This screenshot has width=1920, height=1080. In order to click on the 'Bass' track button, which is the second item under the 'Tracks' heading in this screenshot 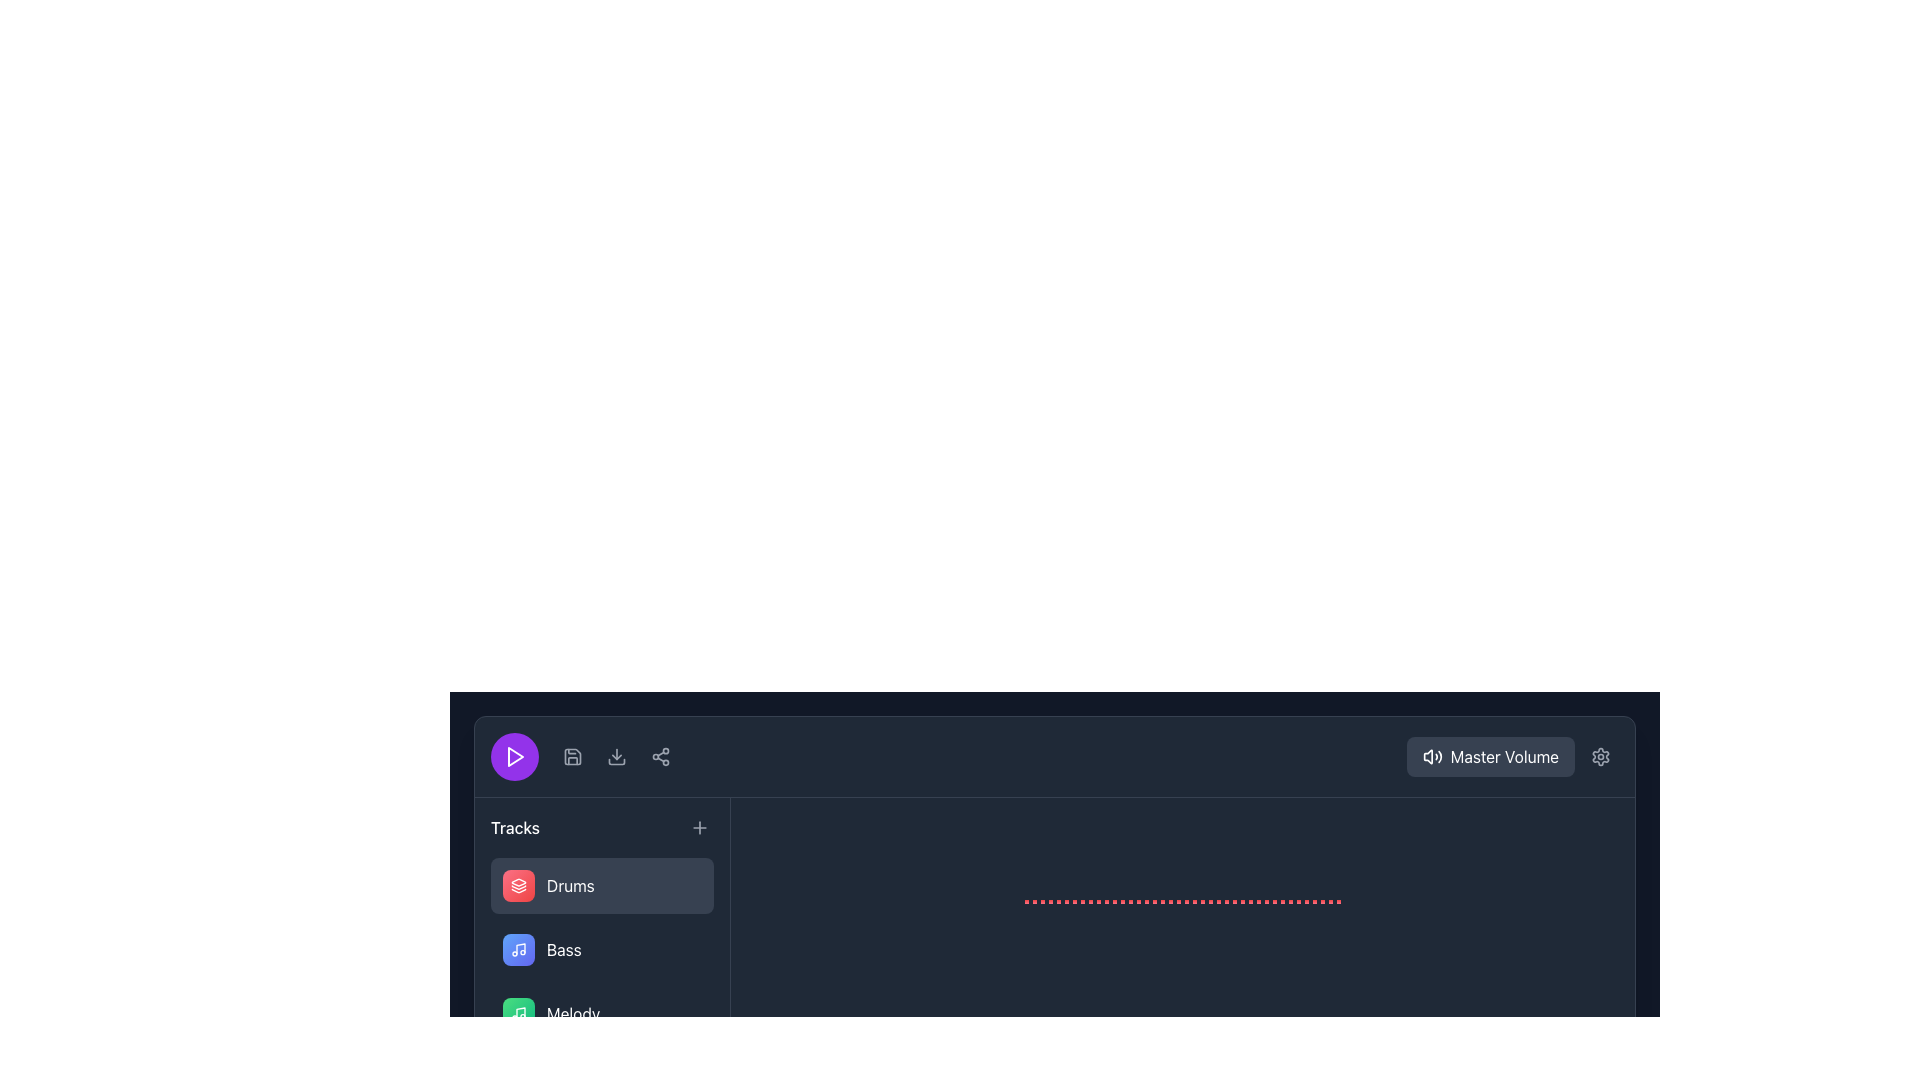, I will do `click(601, 948)`.